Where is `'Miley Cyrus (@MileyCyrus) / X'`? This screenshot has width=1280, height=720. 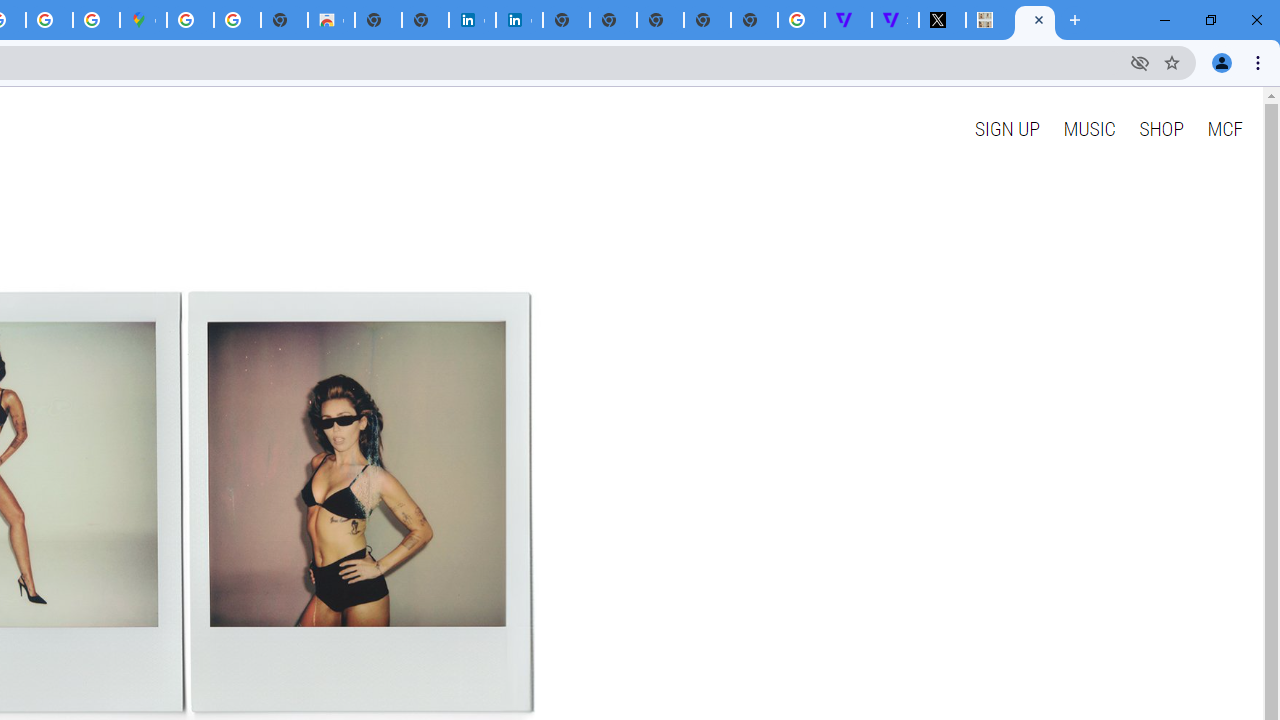 'Miley Cyrus (@MileyCyrus) / X' is located at coordinates (941, 20).